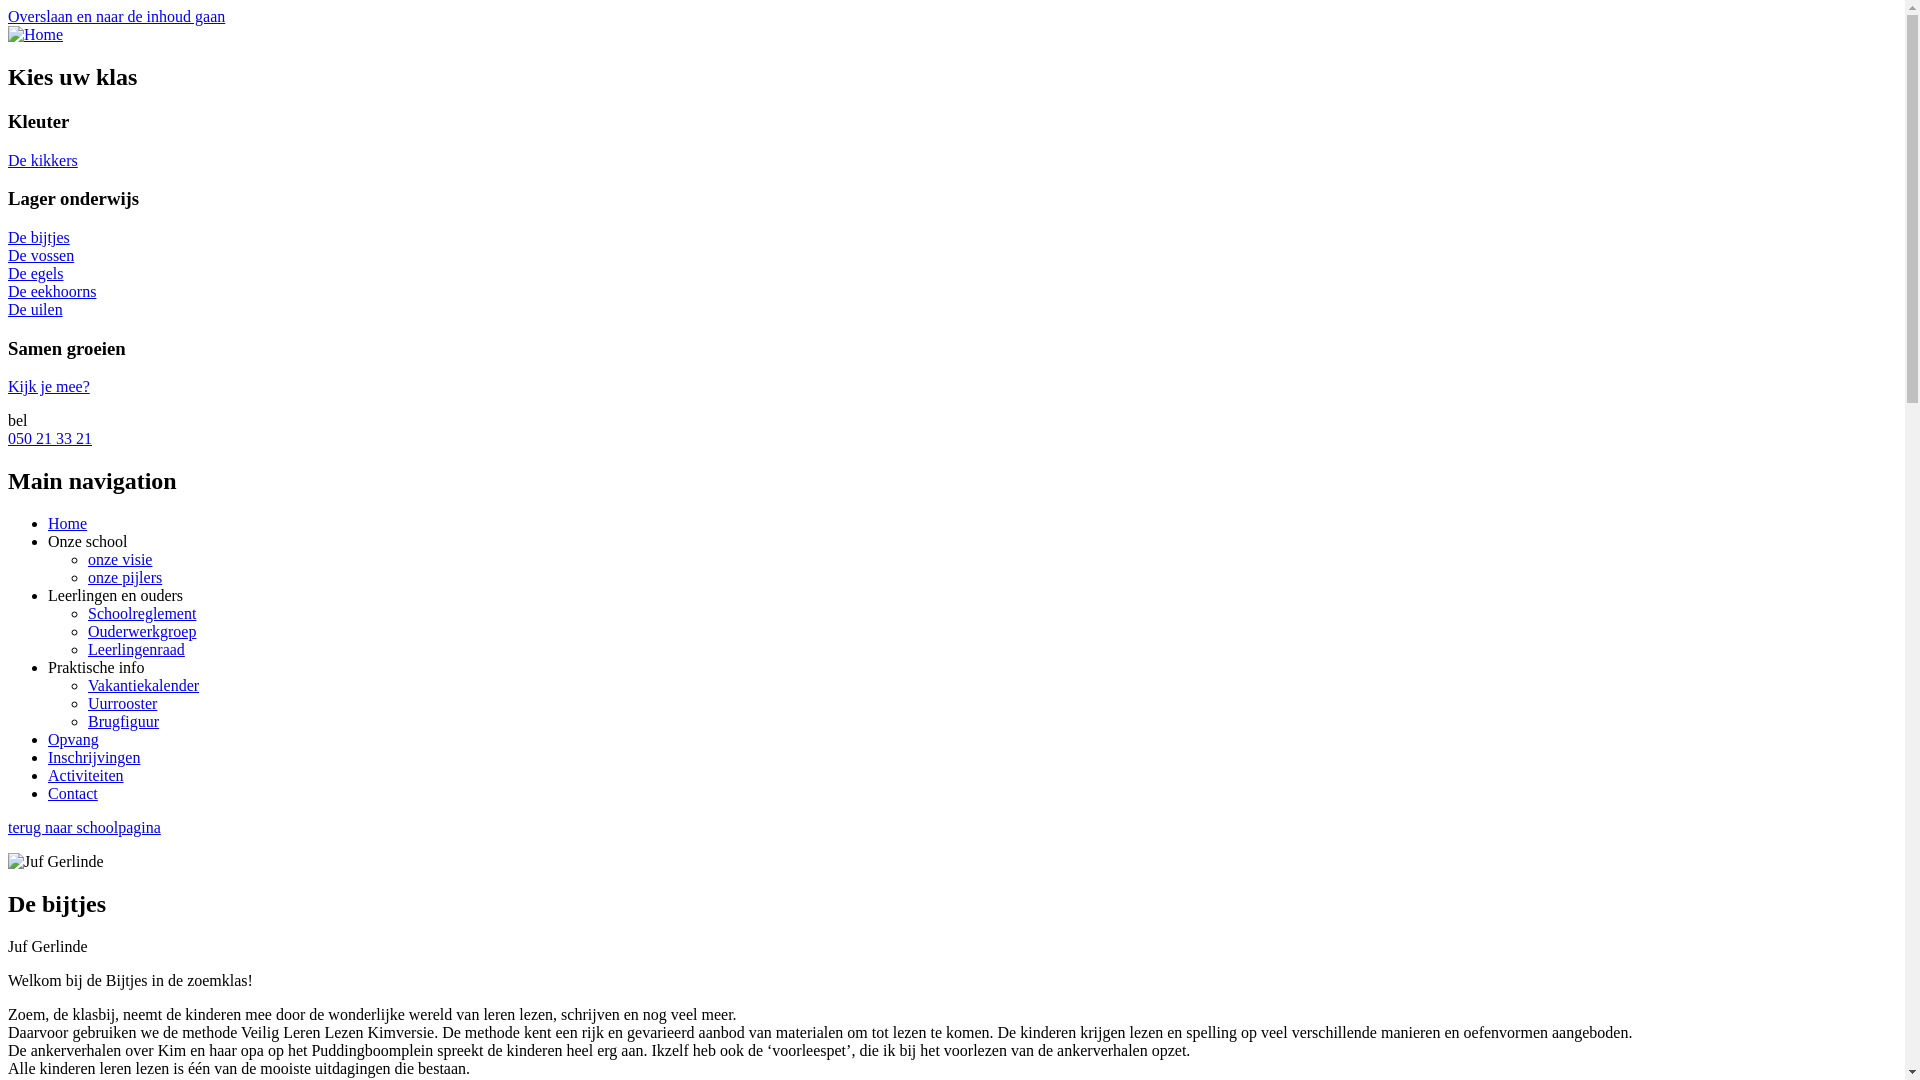  I want to click on 'Home', so click(67, 522).